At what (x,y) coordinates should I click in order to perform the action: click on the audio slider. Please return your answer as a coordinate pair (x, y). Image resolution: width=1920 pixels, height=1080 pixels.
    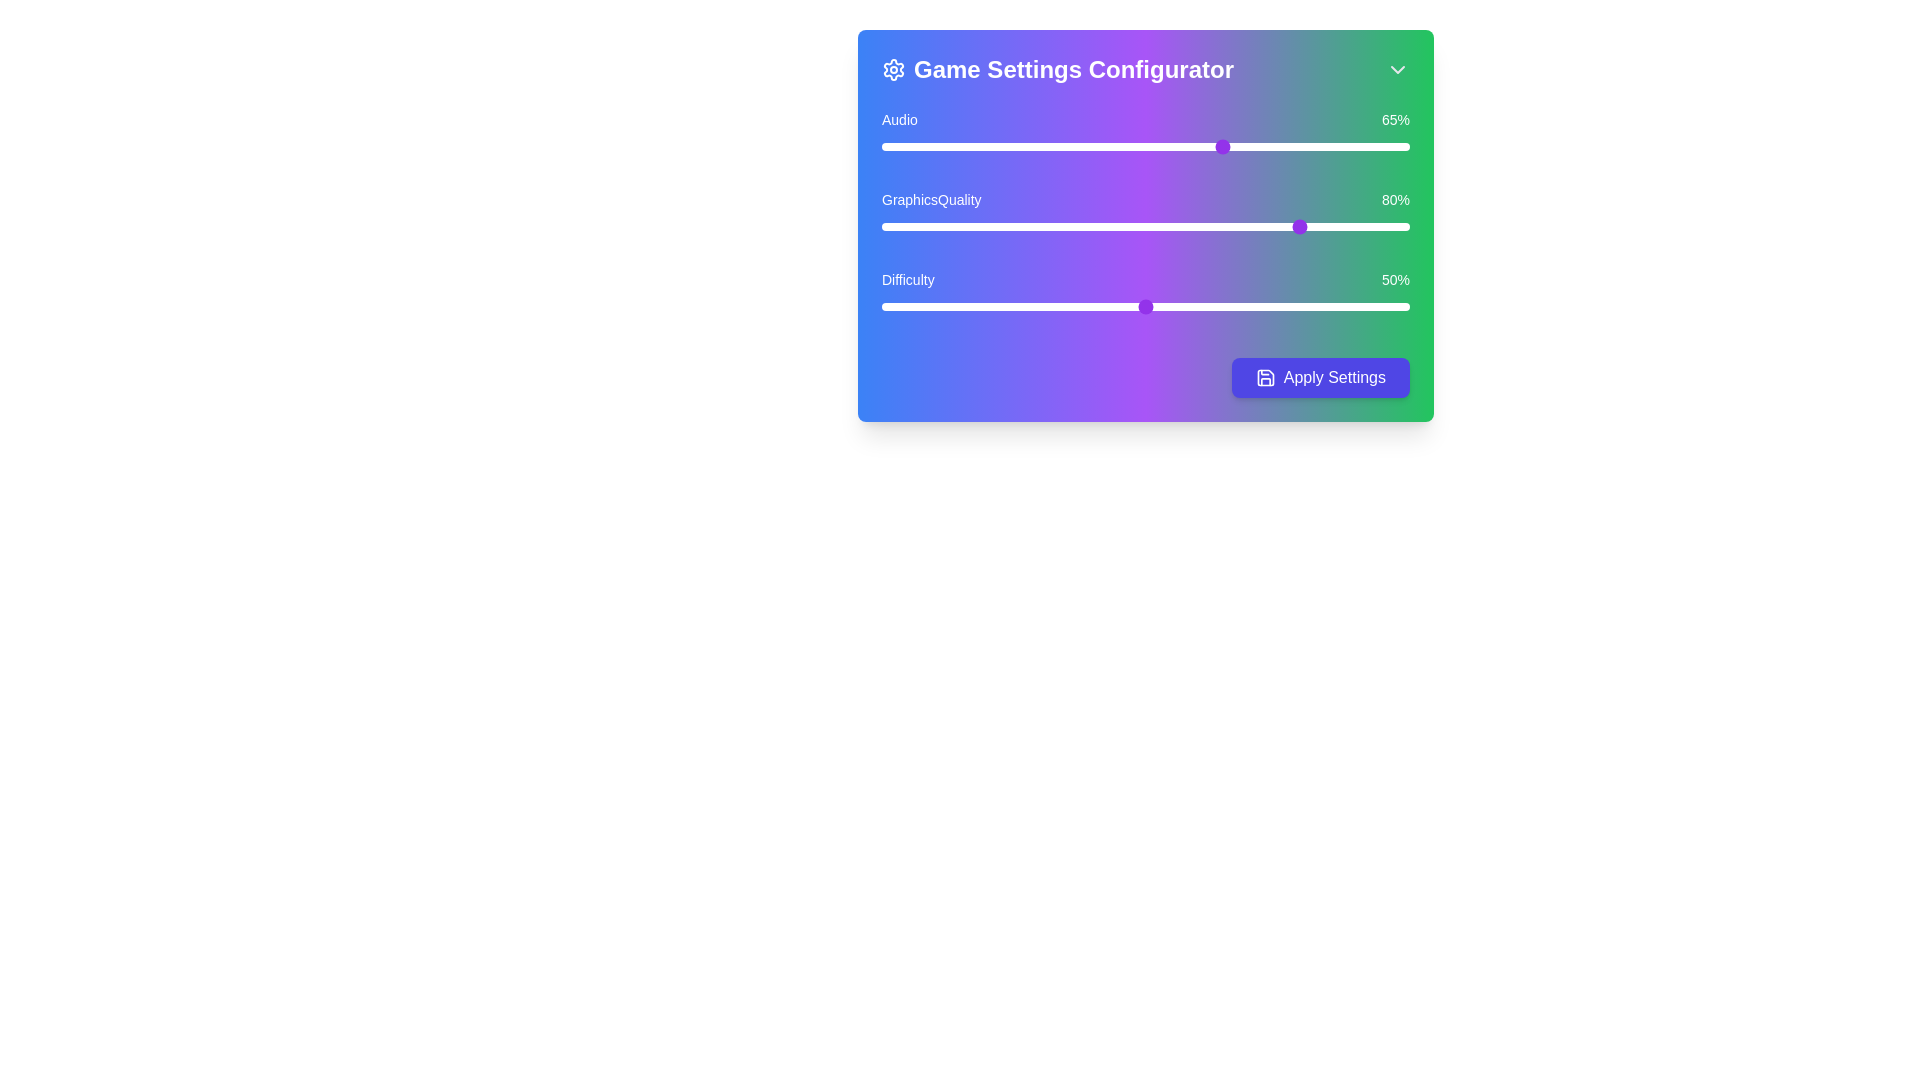
    Looking at the image, I should click on (1060, 145).